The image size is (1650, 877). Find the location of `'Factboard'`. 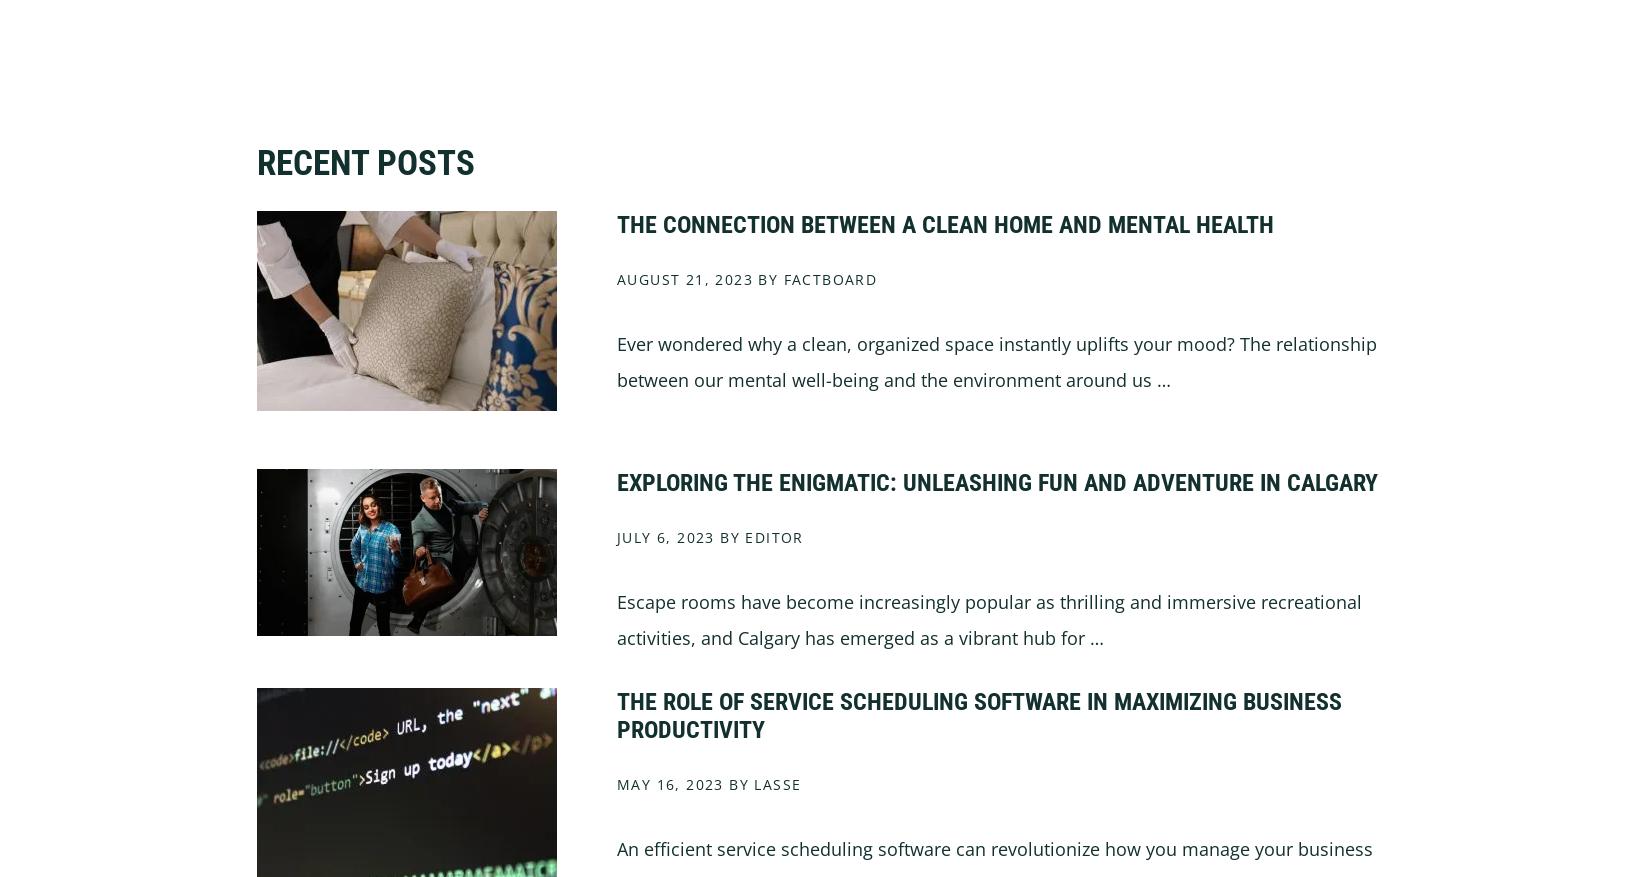

'Factboard' is located at coordinates (829, 278).